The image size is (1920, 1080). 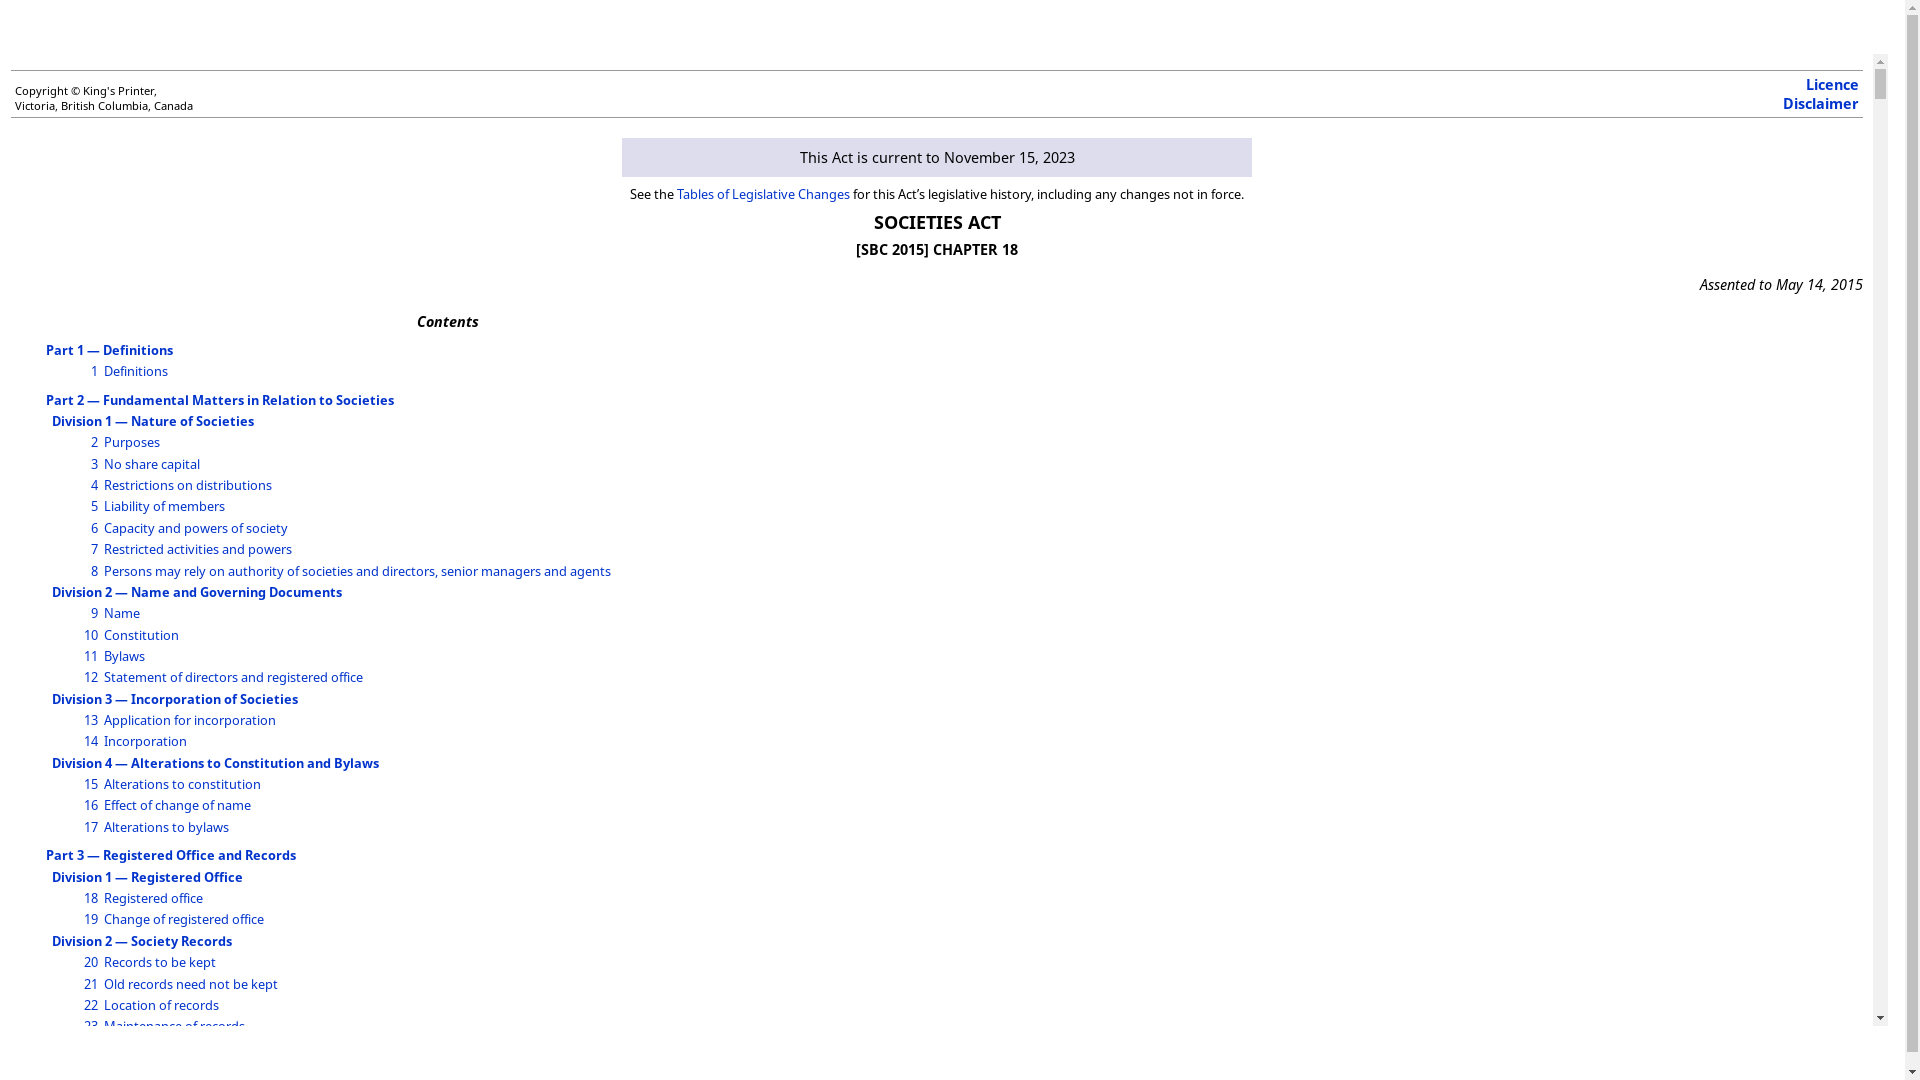 I want to click on 'Alterations to bylaws', so click(x=166, y=826).